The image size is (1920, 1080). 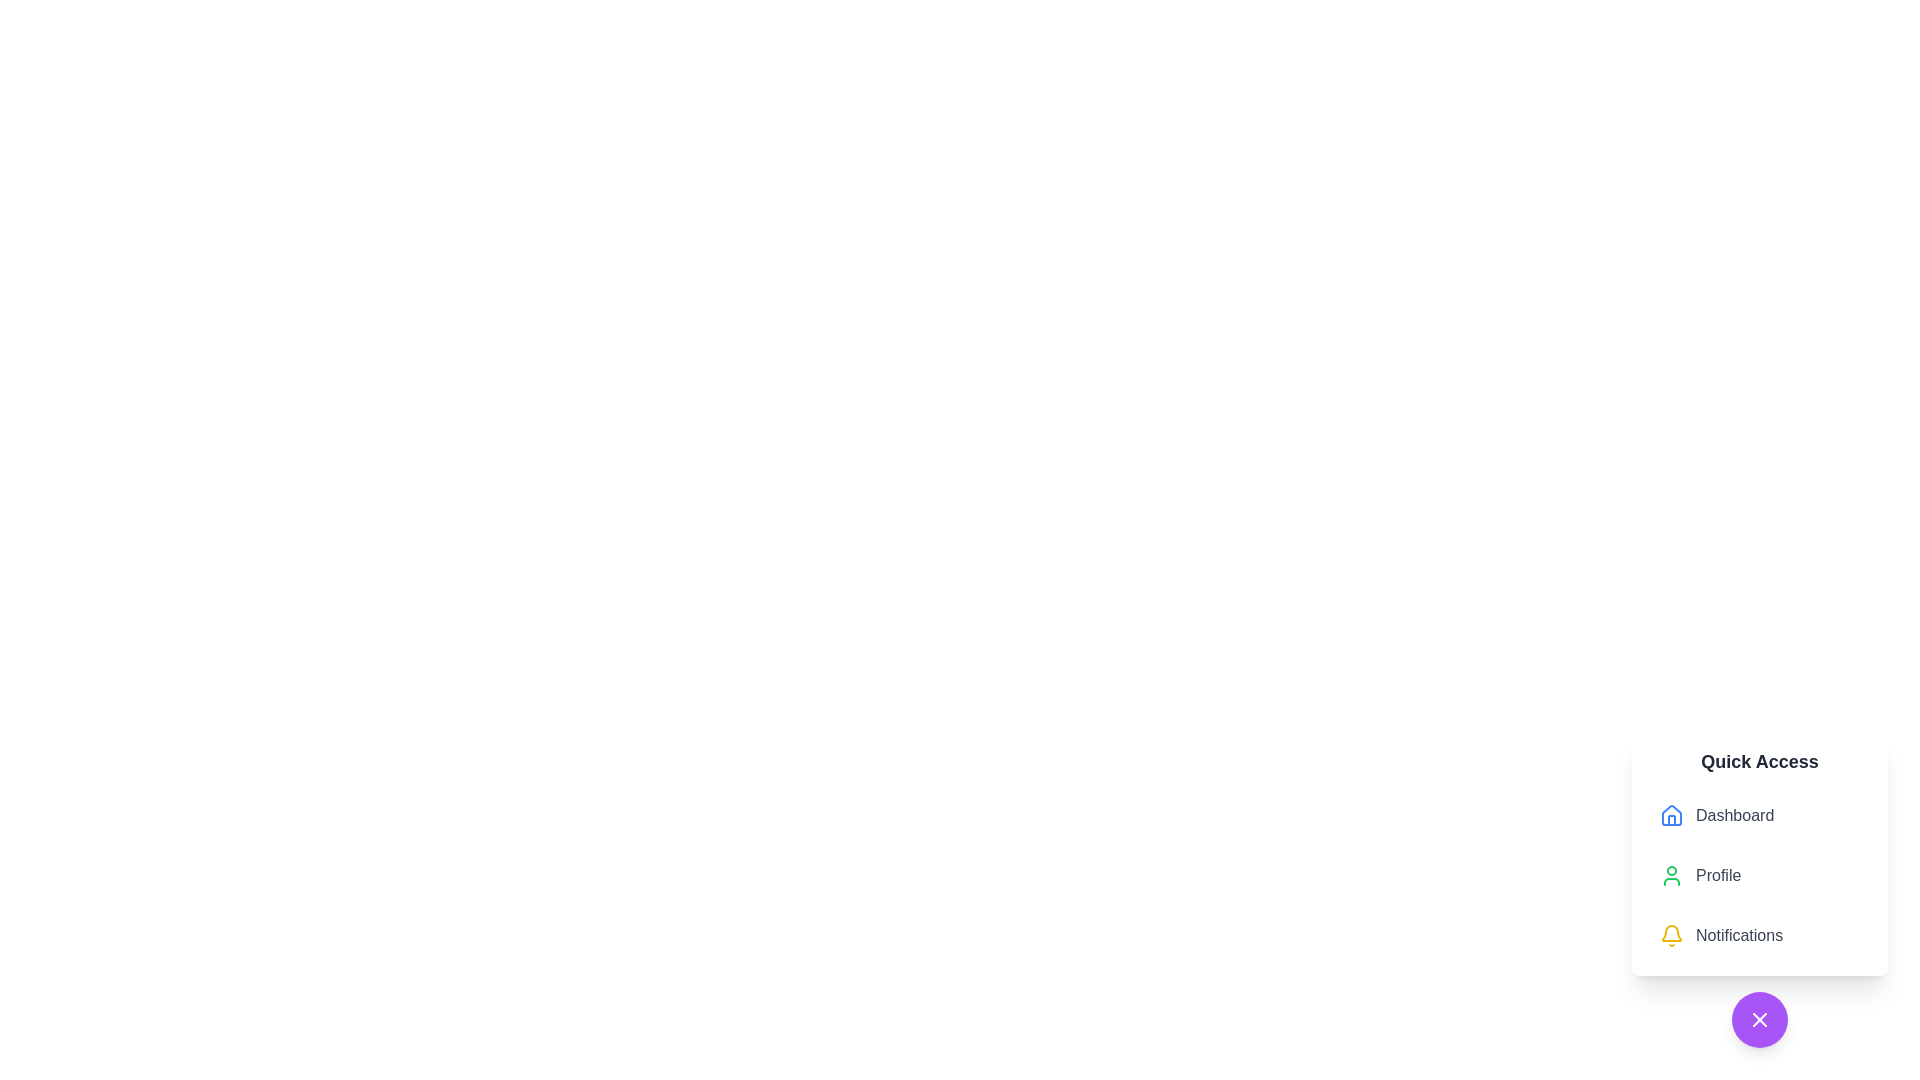 What do you see at coordinates (1760, 936) in the screenshot?
I see `the 'Notifications' button, which is the third item in the vertical list within the menu panel, featuring a yellow bell icon and gray text` at bounding box center [1760, 936].